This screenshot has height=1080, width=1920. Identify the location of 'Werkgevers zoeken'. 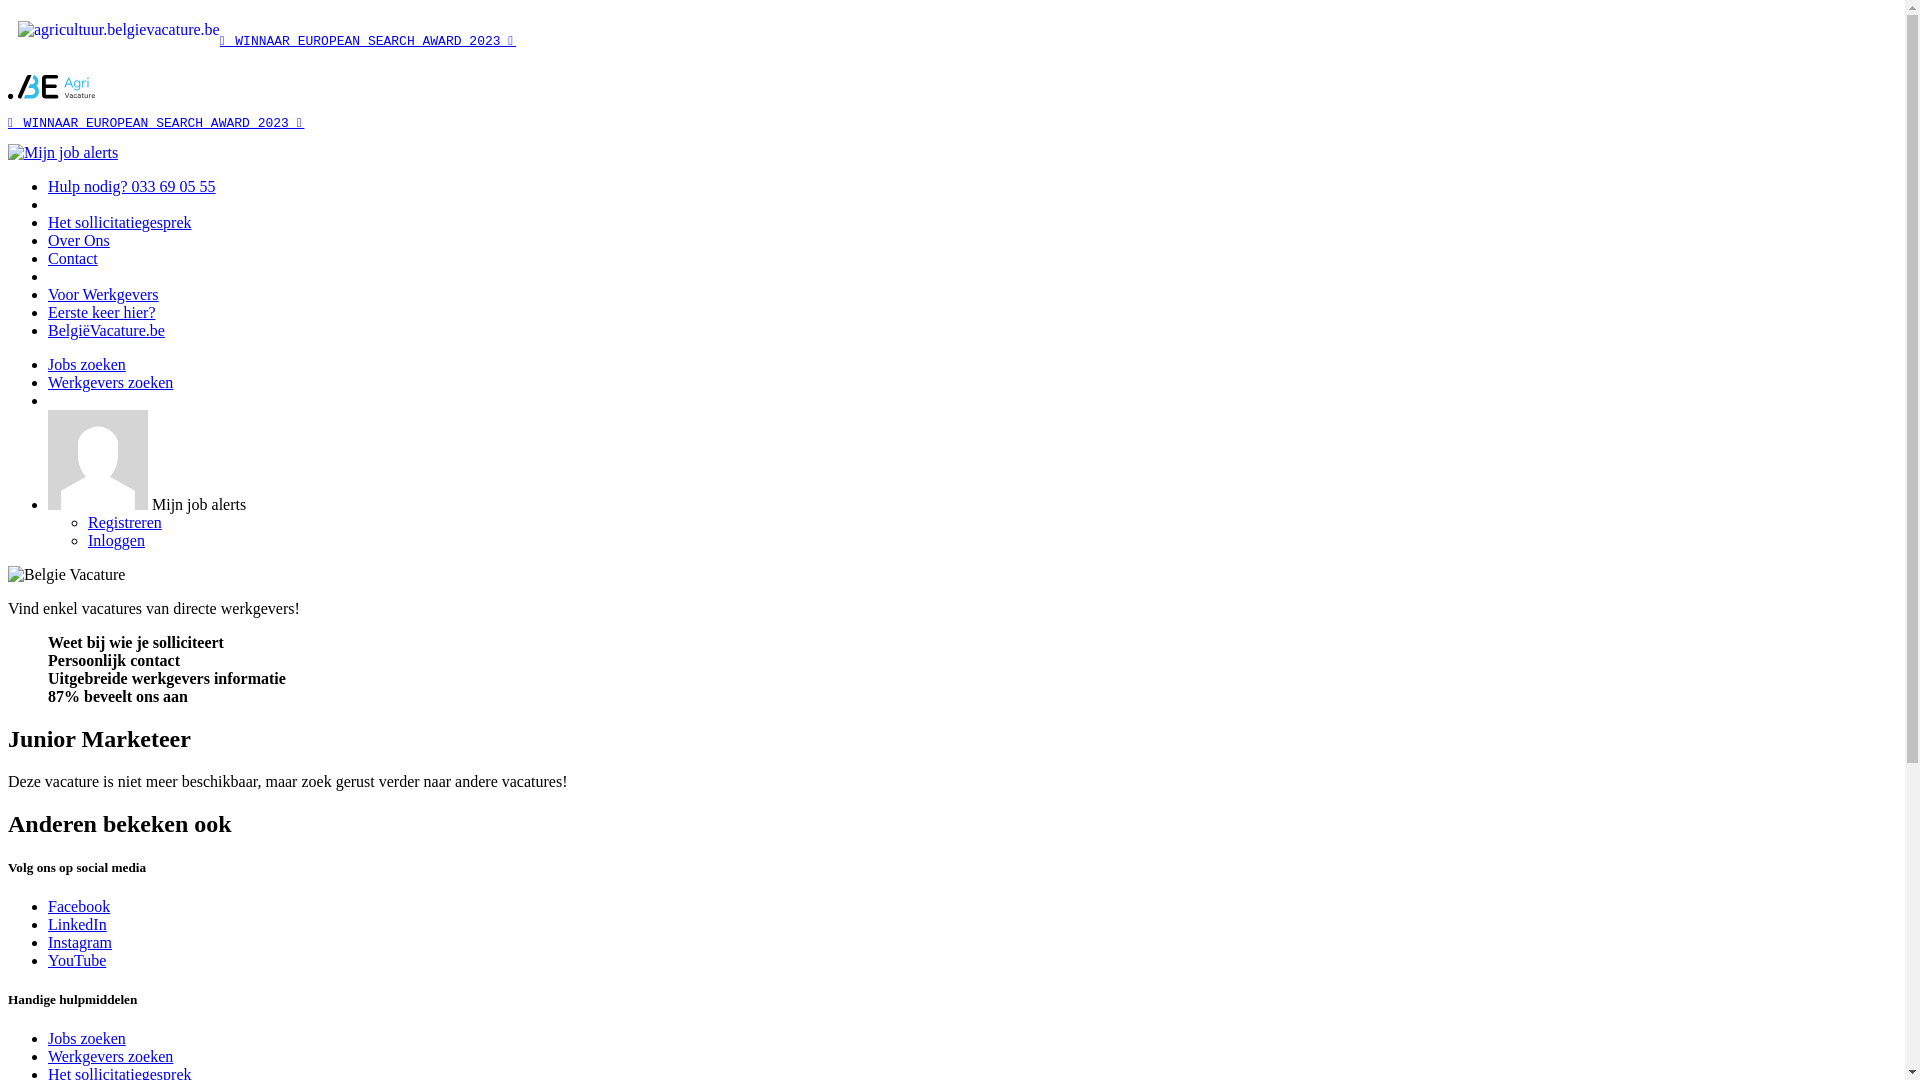
(109, 382).